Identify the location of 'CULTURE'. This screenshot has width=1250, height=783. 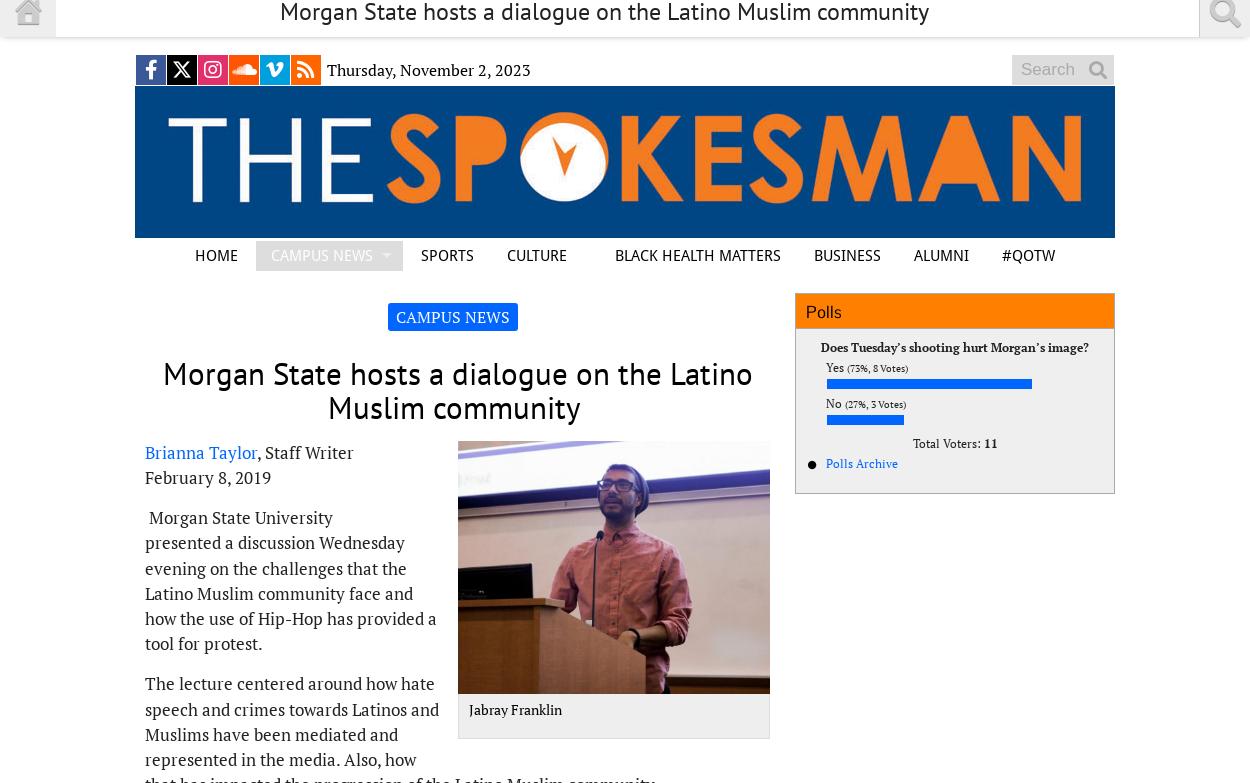
(537, 255).